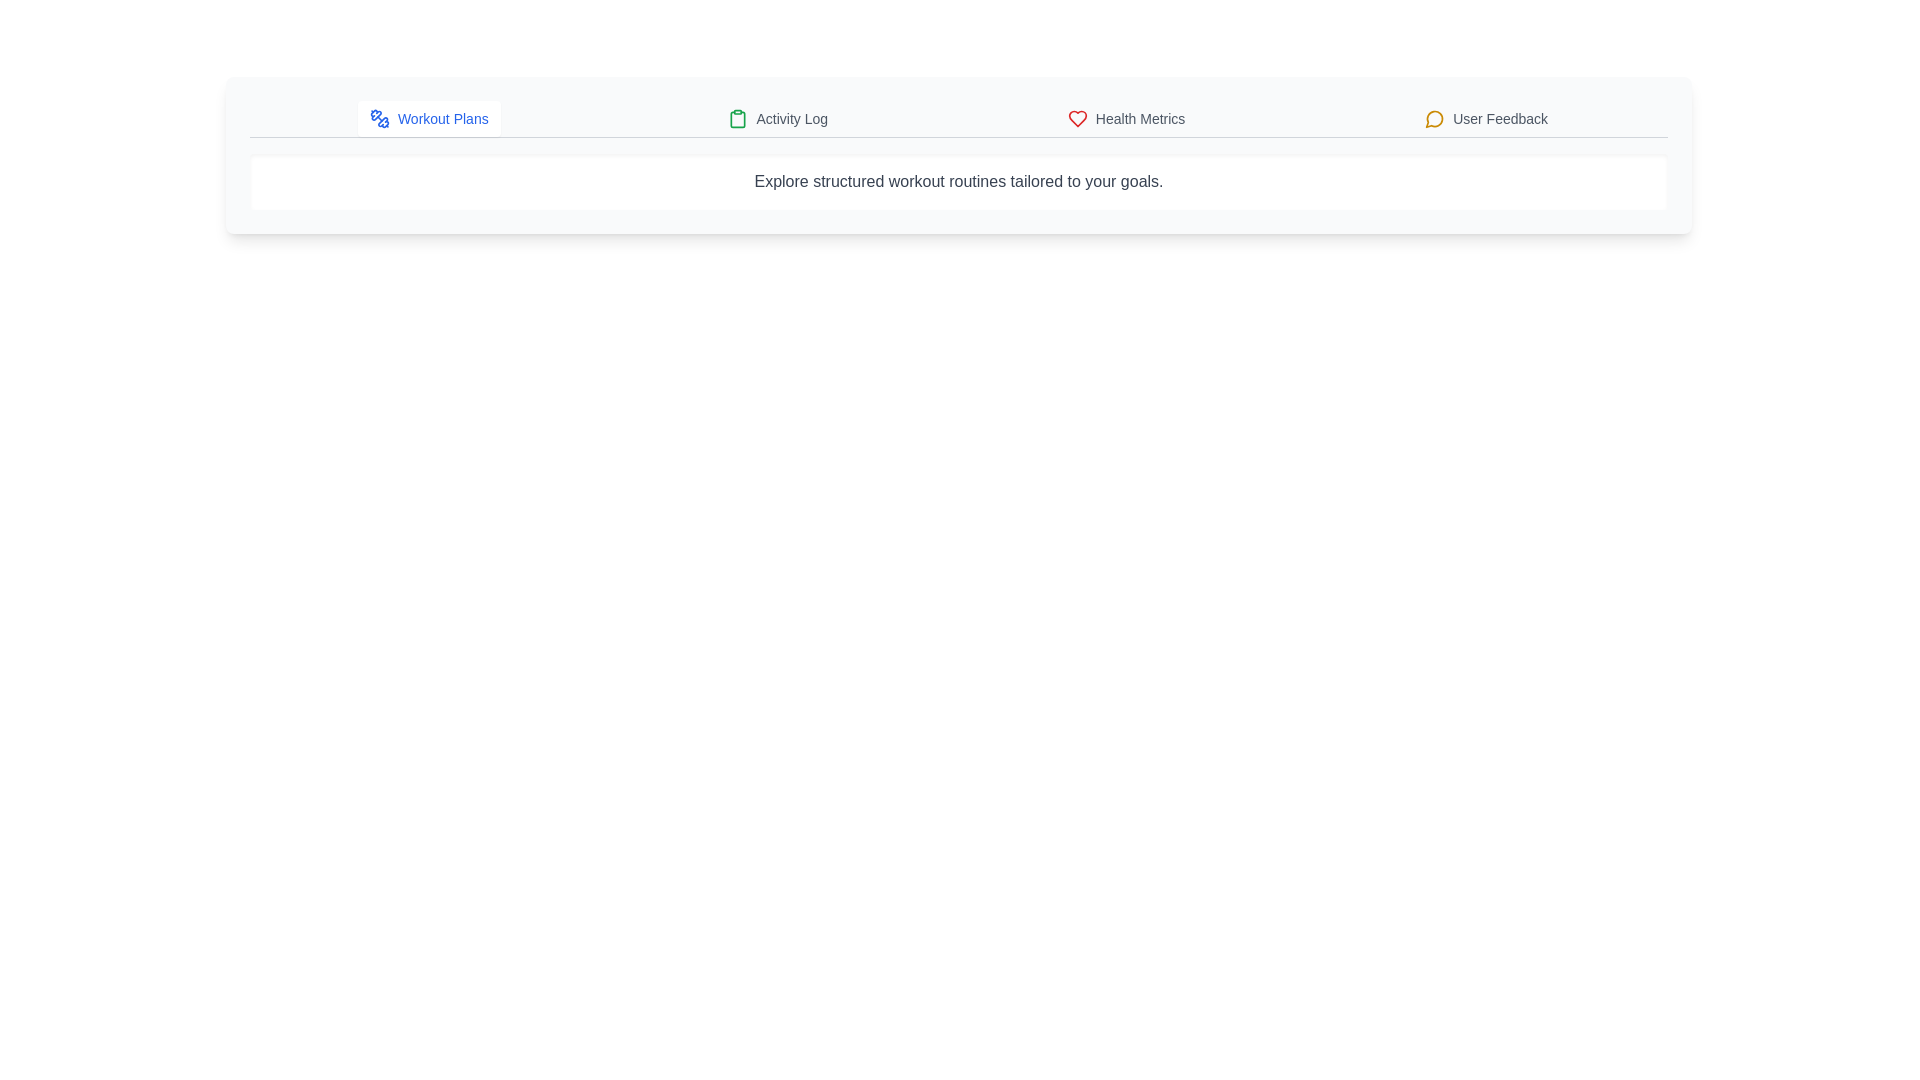  I want to click on the dumbbell icon, which is a blue SVG graphic located to the left of the 'Workout Plans' button, so click(379, 119).